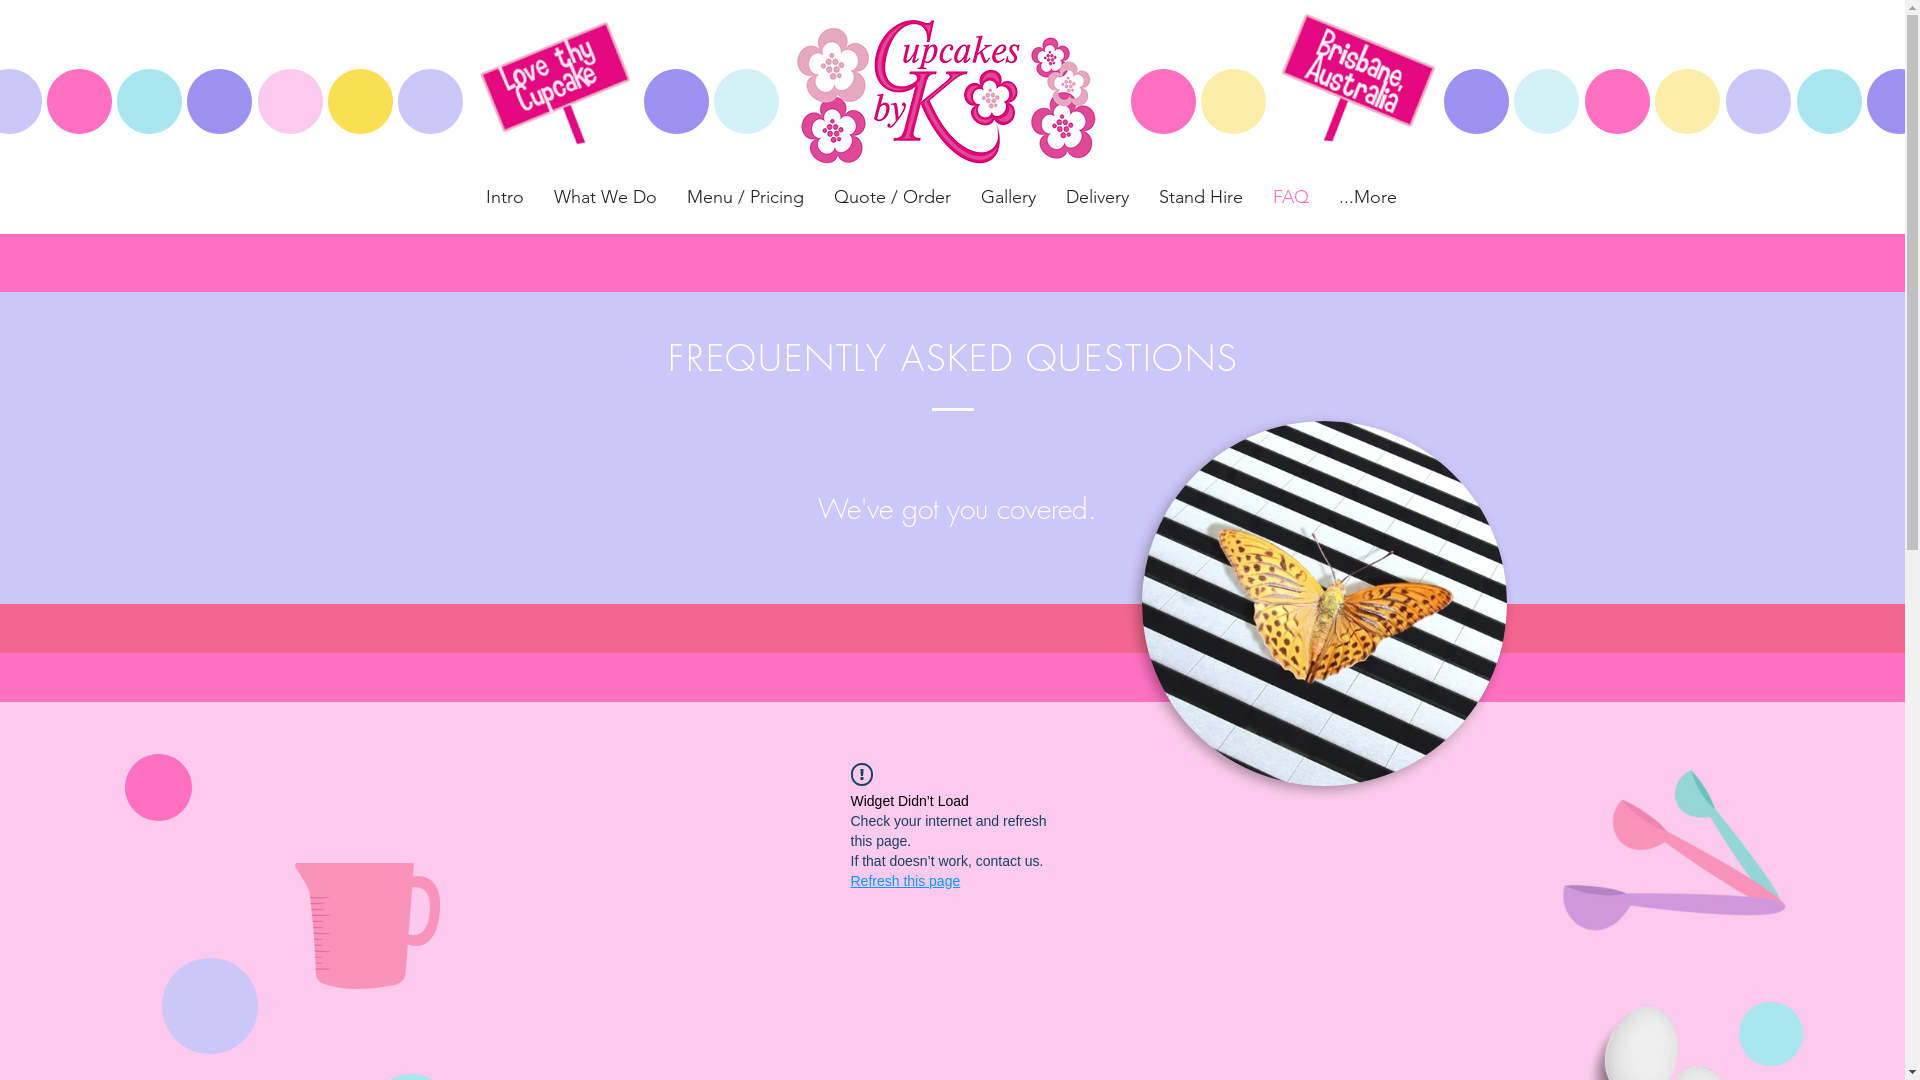  Describe the element at coordinates (1095, 196) in the screenshot. I see `'Delivery'` at that location.